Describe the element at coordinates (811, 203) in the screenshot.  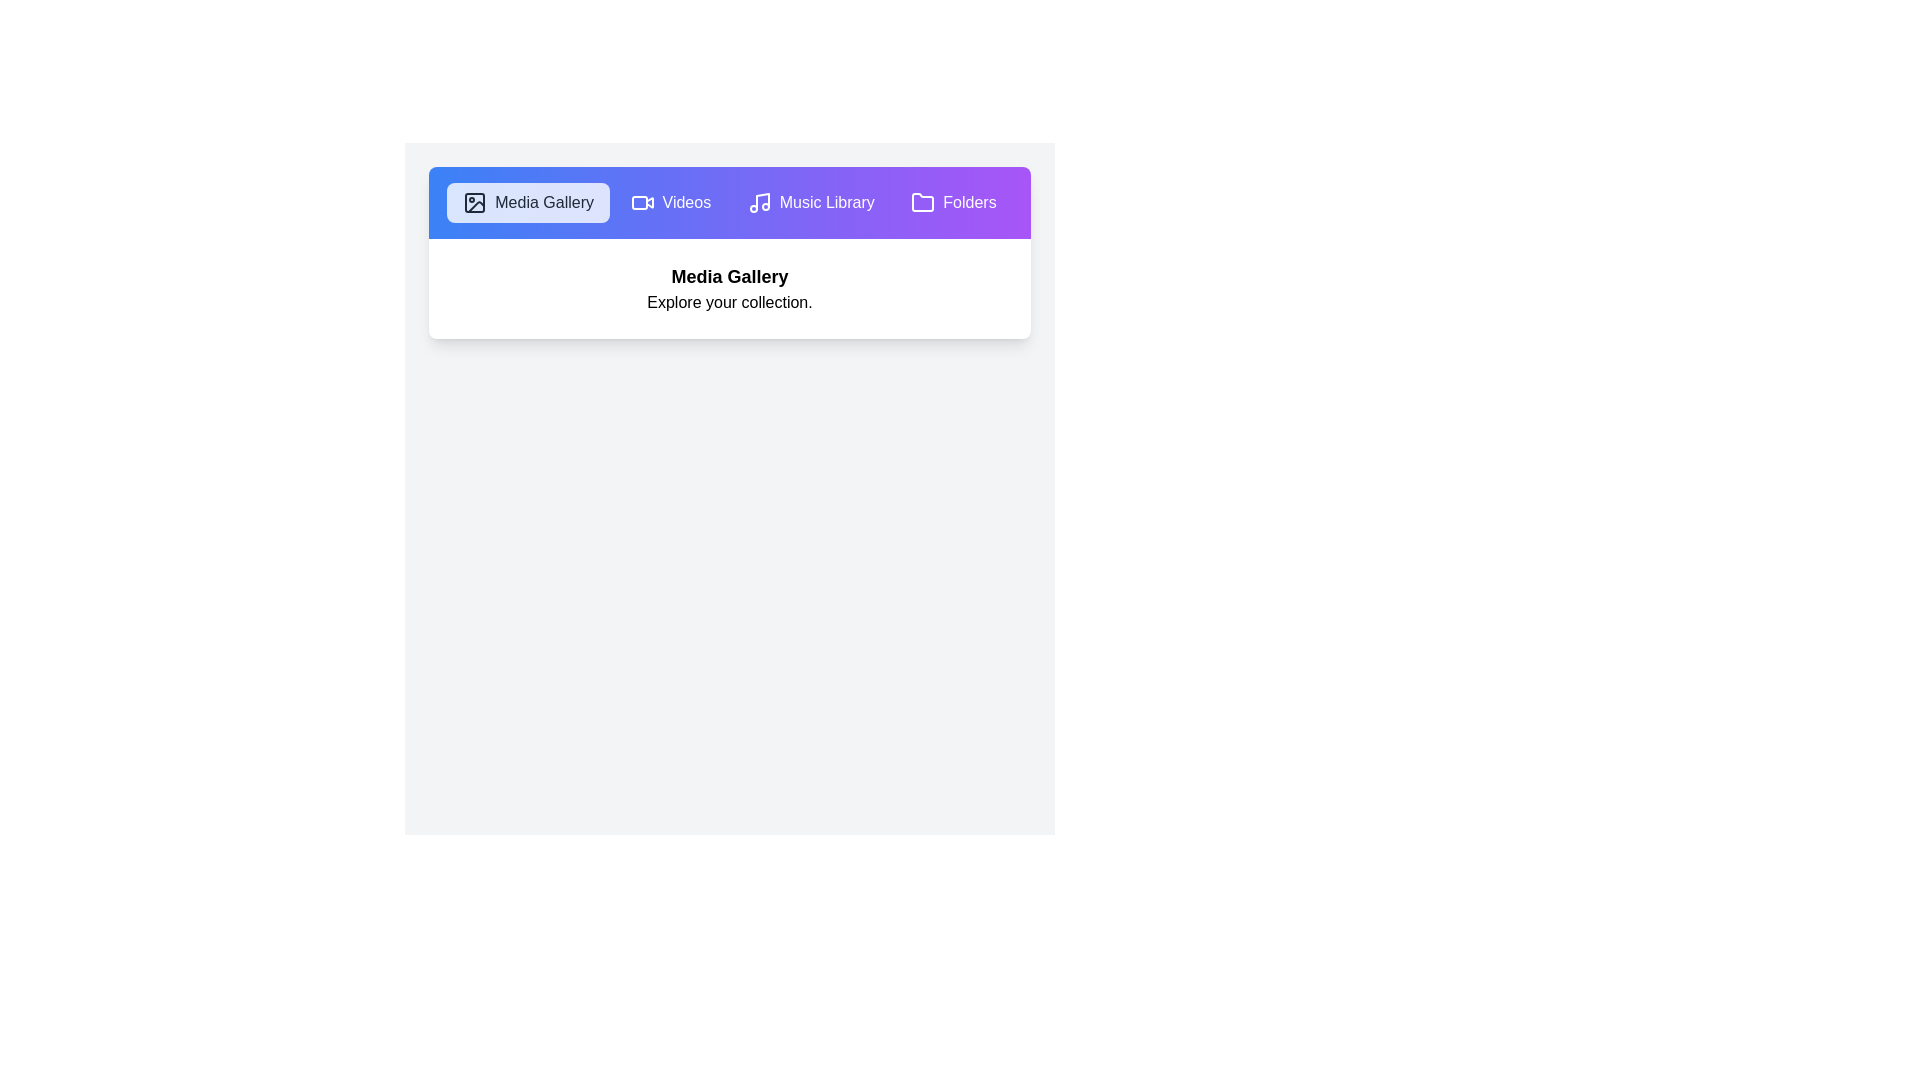
I see `the 'Music Library' button, which is styled with a gradient background and labeled with white text` at that location.